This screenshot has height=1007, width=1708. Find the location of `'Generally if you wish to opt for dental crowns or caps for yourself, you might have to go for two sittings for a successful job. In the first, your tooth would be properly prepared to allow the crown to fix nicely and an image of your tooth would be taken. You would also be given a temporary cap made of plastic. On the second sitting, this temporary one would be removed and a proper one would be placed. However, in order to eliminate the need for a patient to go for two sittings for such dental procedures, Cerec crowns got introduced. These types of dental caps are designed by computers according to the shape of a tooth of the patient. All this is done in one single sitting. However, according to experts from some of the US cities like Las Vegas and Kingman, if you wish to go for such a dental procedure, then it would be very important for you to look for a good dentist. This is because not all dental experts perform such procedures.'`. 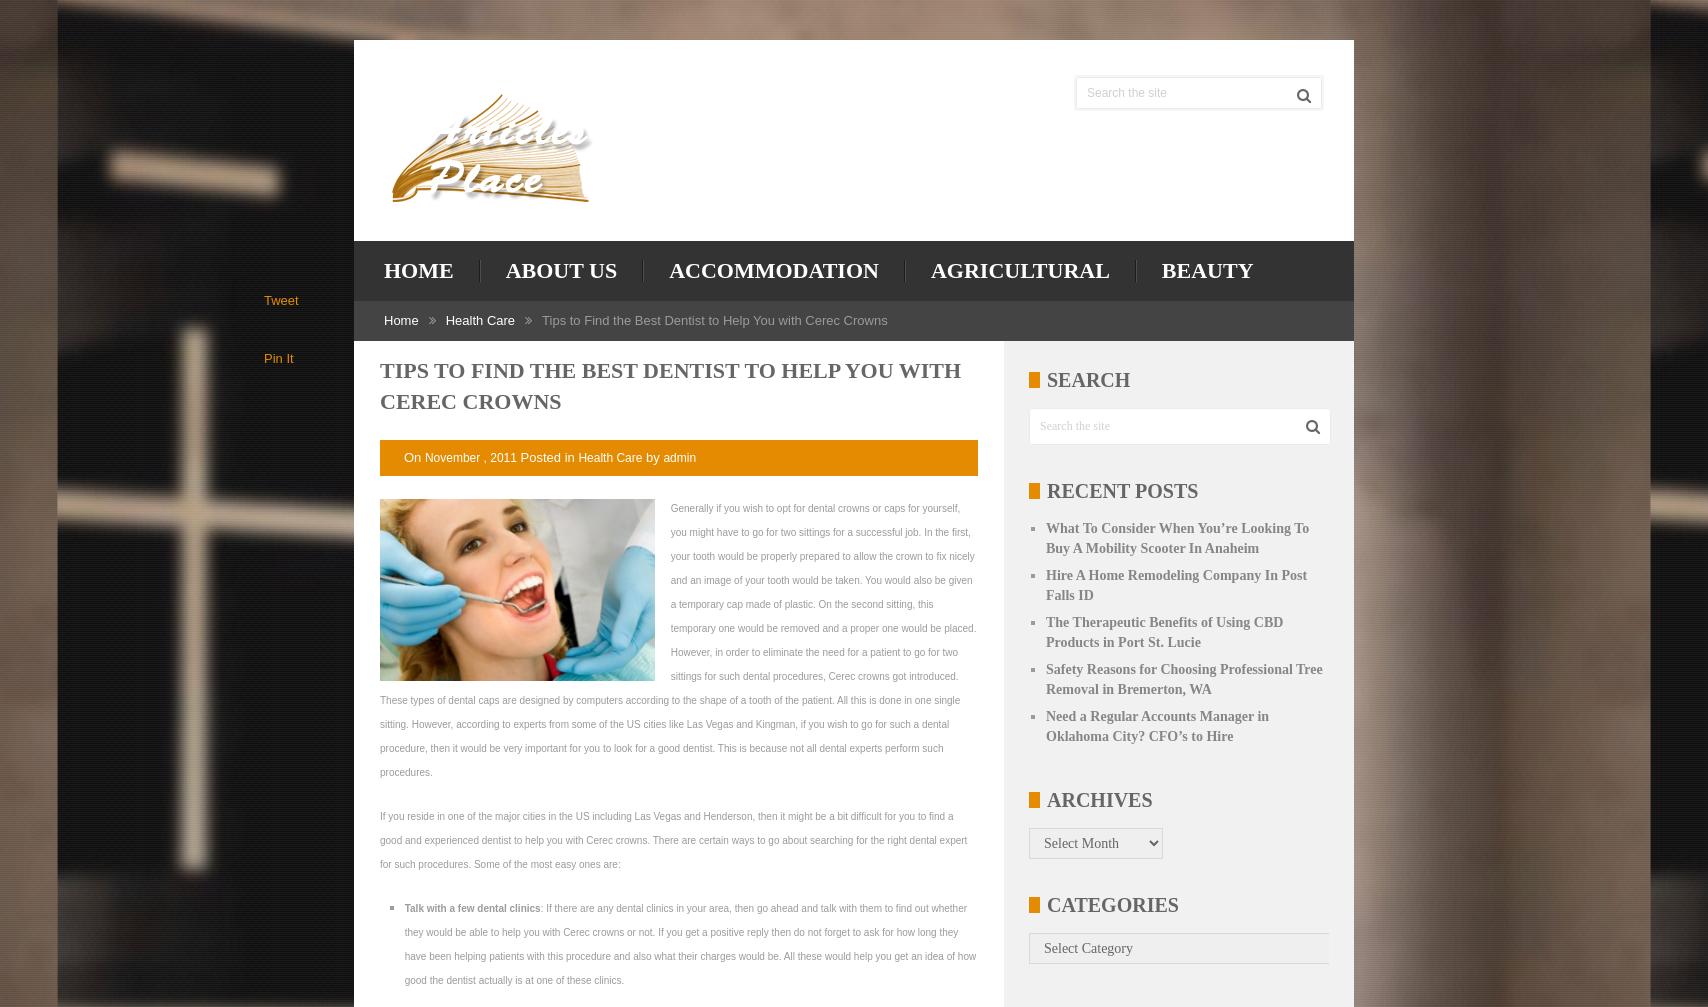

'Generally if you wish to opt for dental crowns or caps for yourself, you might have to go for two sittings for a successful job. In the first, your tooth would be properly prepared to allow the crown to fix nicely and an image of your tooth would be taken. You would also be given a temporary cap made of plastic. On the second sitting, this temporary one would be removed and a proper one would be placed. However, in order to eliminate the need for a patient to go for two sittings for such dental procedures, Cerec crowns got introduced. These types of dental caps are designed by computers according to the shape of a tooth of the patient. All this is done in one single sitting. However, according to experts from some of the US cities like Las Vegas and Kingman, if you wish to go for such a dental procedure, then it would be very important for you to look for a good dentist. This is because not all dental experts perform such procedures.' is located at coordinates (678, 638).